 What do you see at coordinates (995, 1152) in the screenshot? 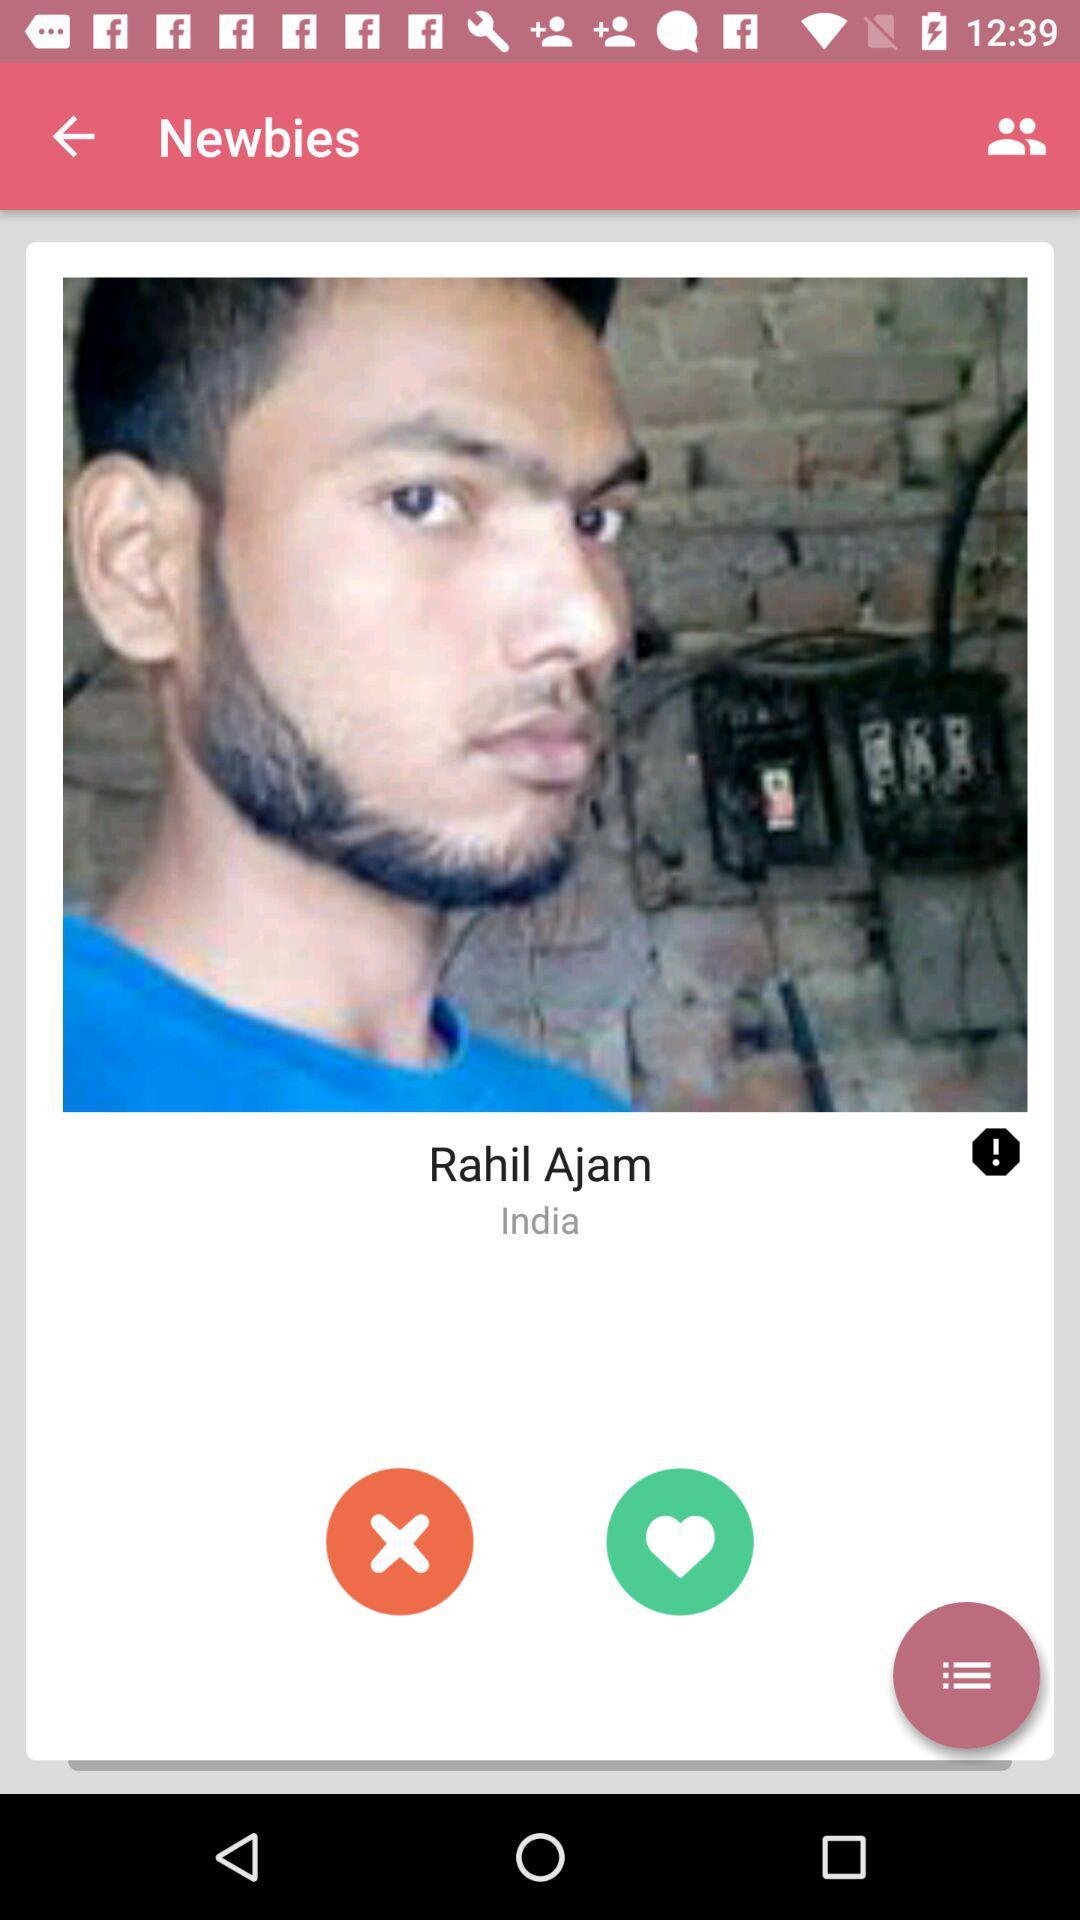
I see `report terms violation` at bounding box center [995, 1152].